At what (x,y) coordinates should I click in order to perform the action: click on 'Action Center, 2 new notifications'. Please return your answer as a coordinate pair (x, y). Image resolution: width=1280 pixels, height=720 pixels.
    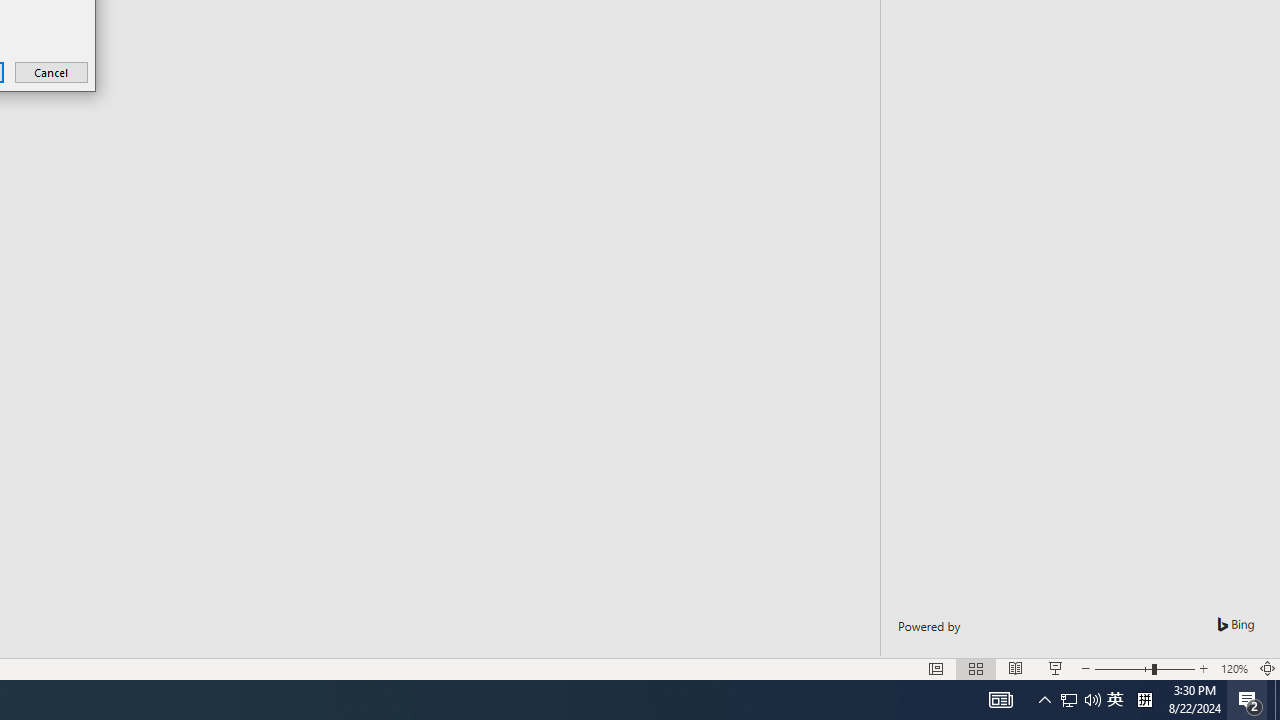
    Looking at the image, I should click on (1250, 698).